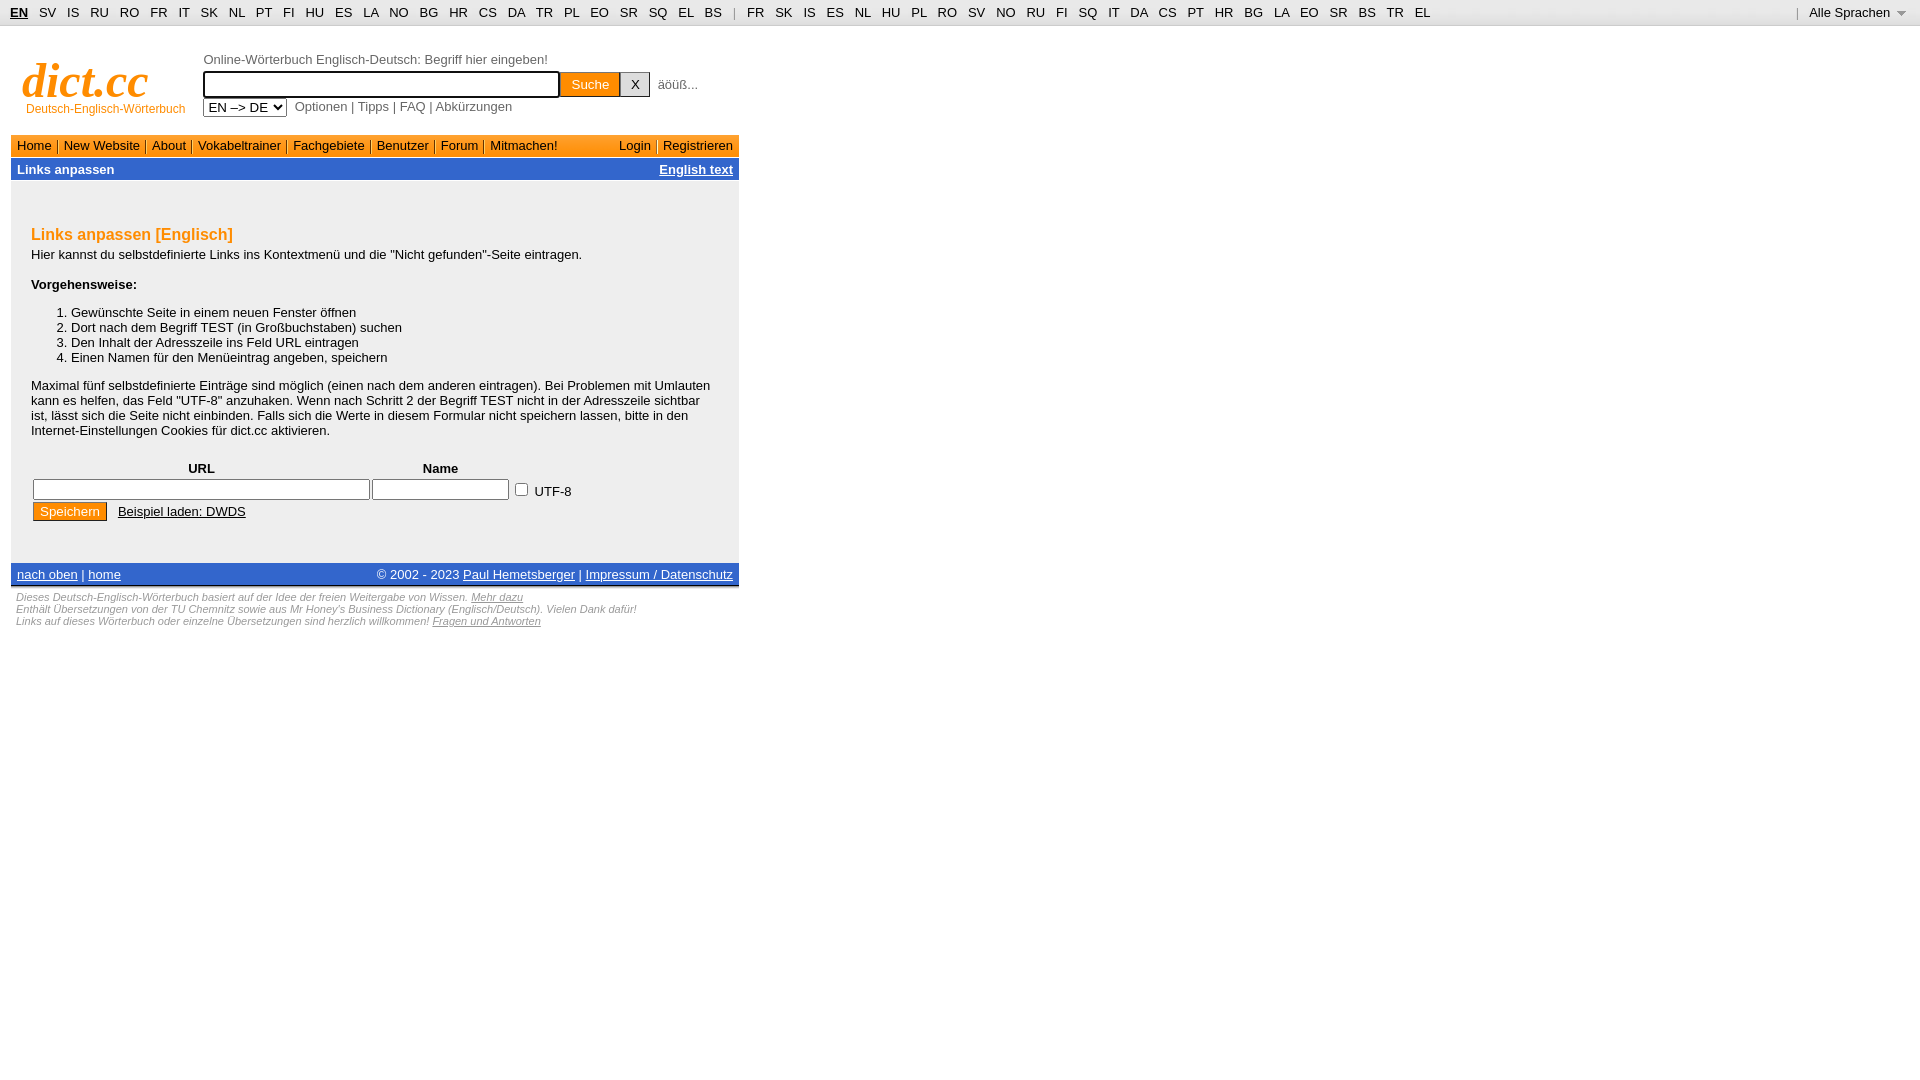 The image size is (1920, 1080). Describe the element at coordinates (1242, 12) in the screenshot. I see `'BG'` at that location.